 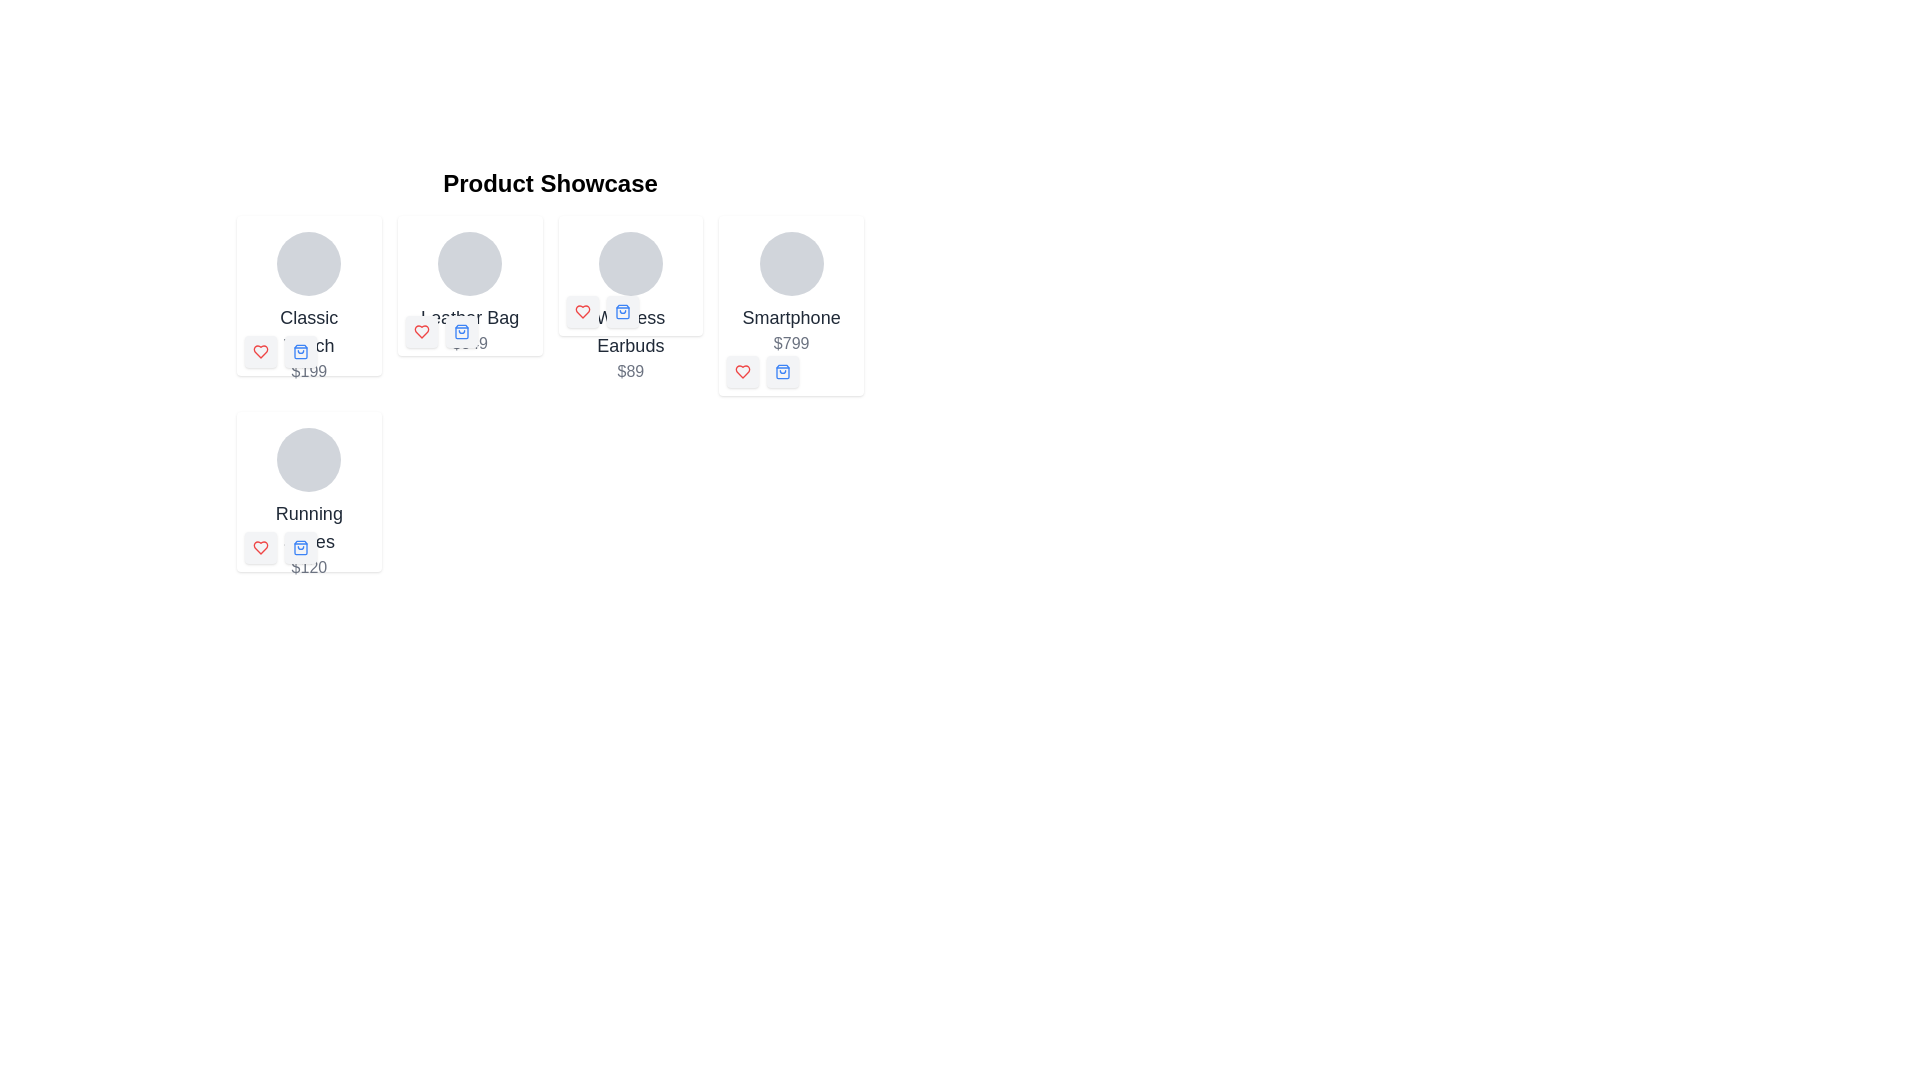 What do you see at coordinates (300, 547) in the screenshot?
I see `the 'Add to Cart' button located at the bottom left corner of the 'Running Shoes' product card` at bounding box center [300, 547].